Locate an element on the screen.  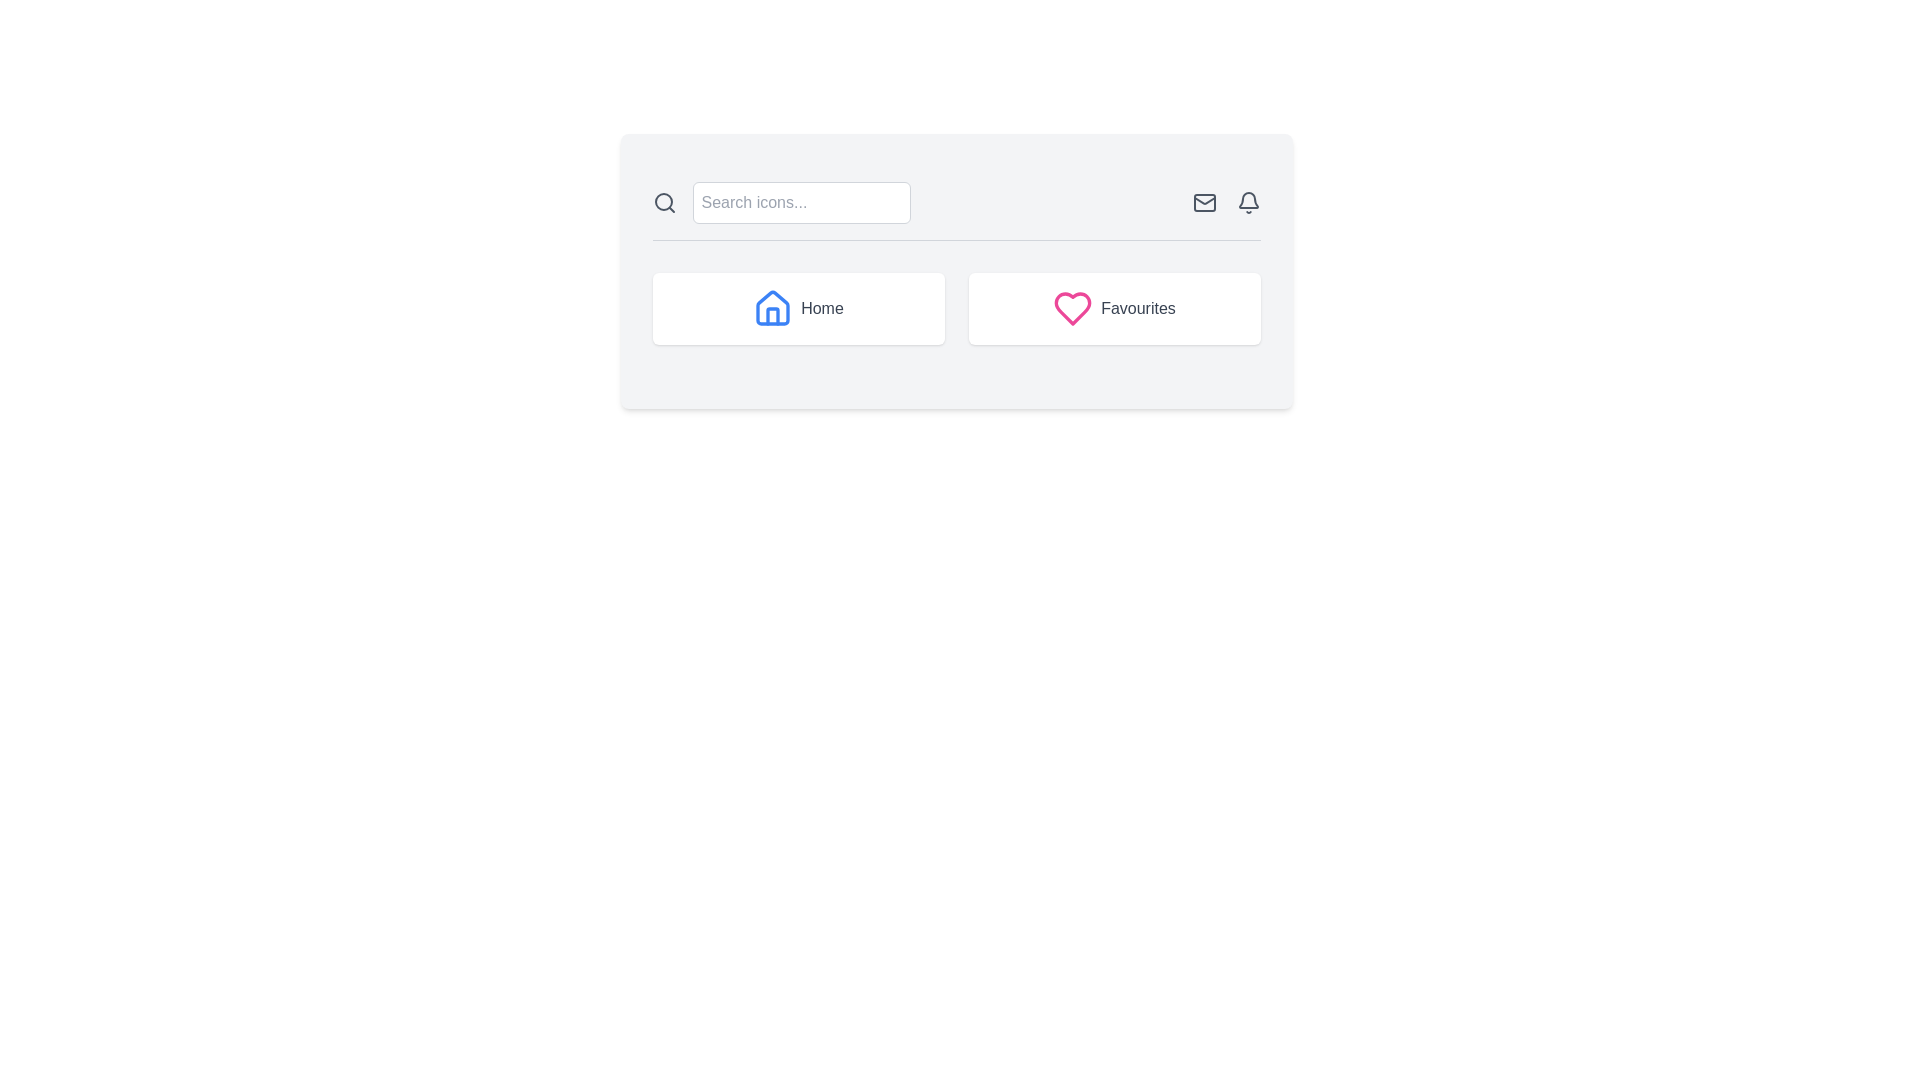
the bell icon is located at coordinates (1247, 203).